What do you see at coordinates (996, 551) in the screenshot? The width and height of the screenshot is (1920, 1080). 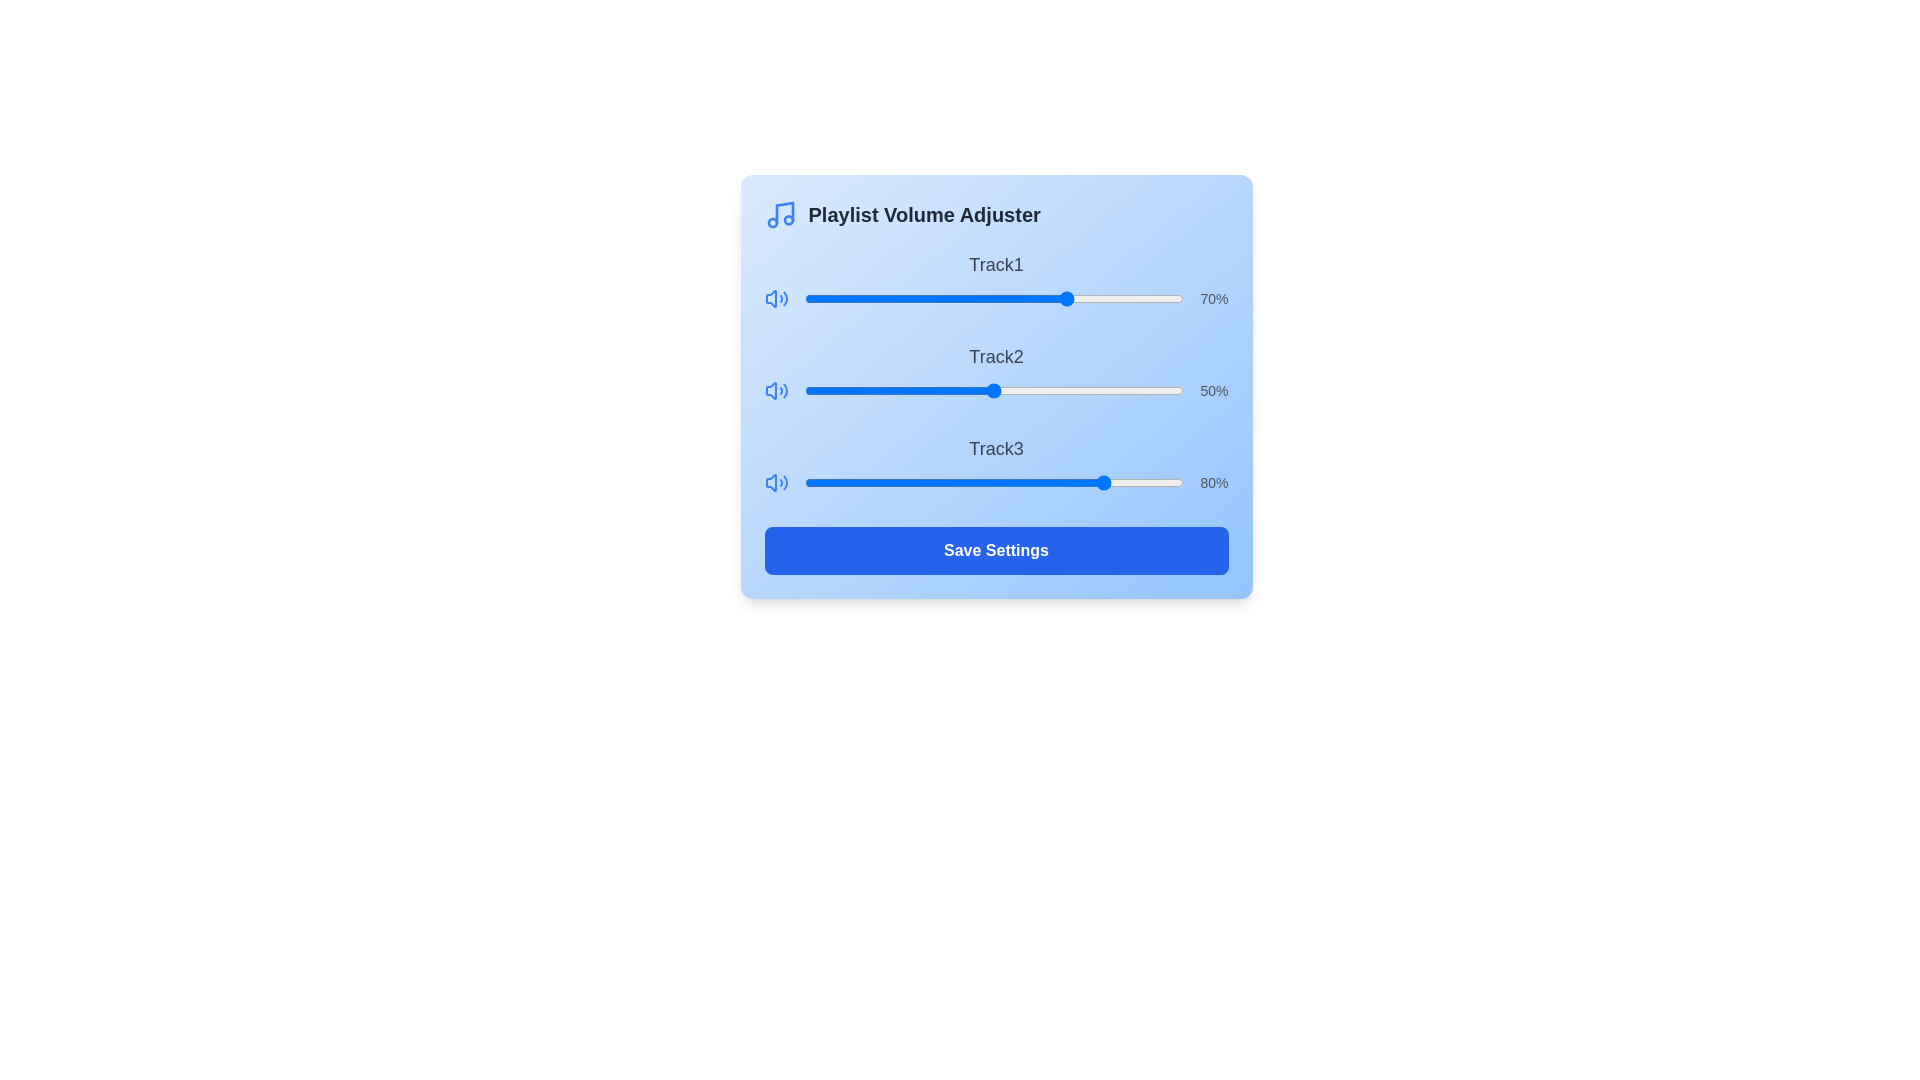 I see `the 'Save Settings' button to save the current playlist volume adjustments` at bounding box center [996, 551].